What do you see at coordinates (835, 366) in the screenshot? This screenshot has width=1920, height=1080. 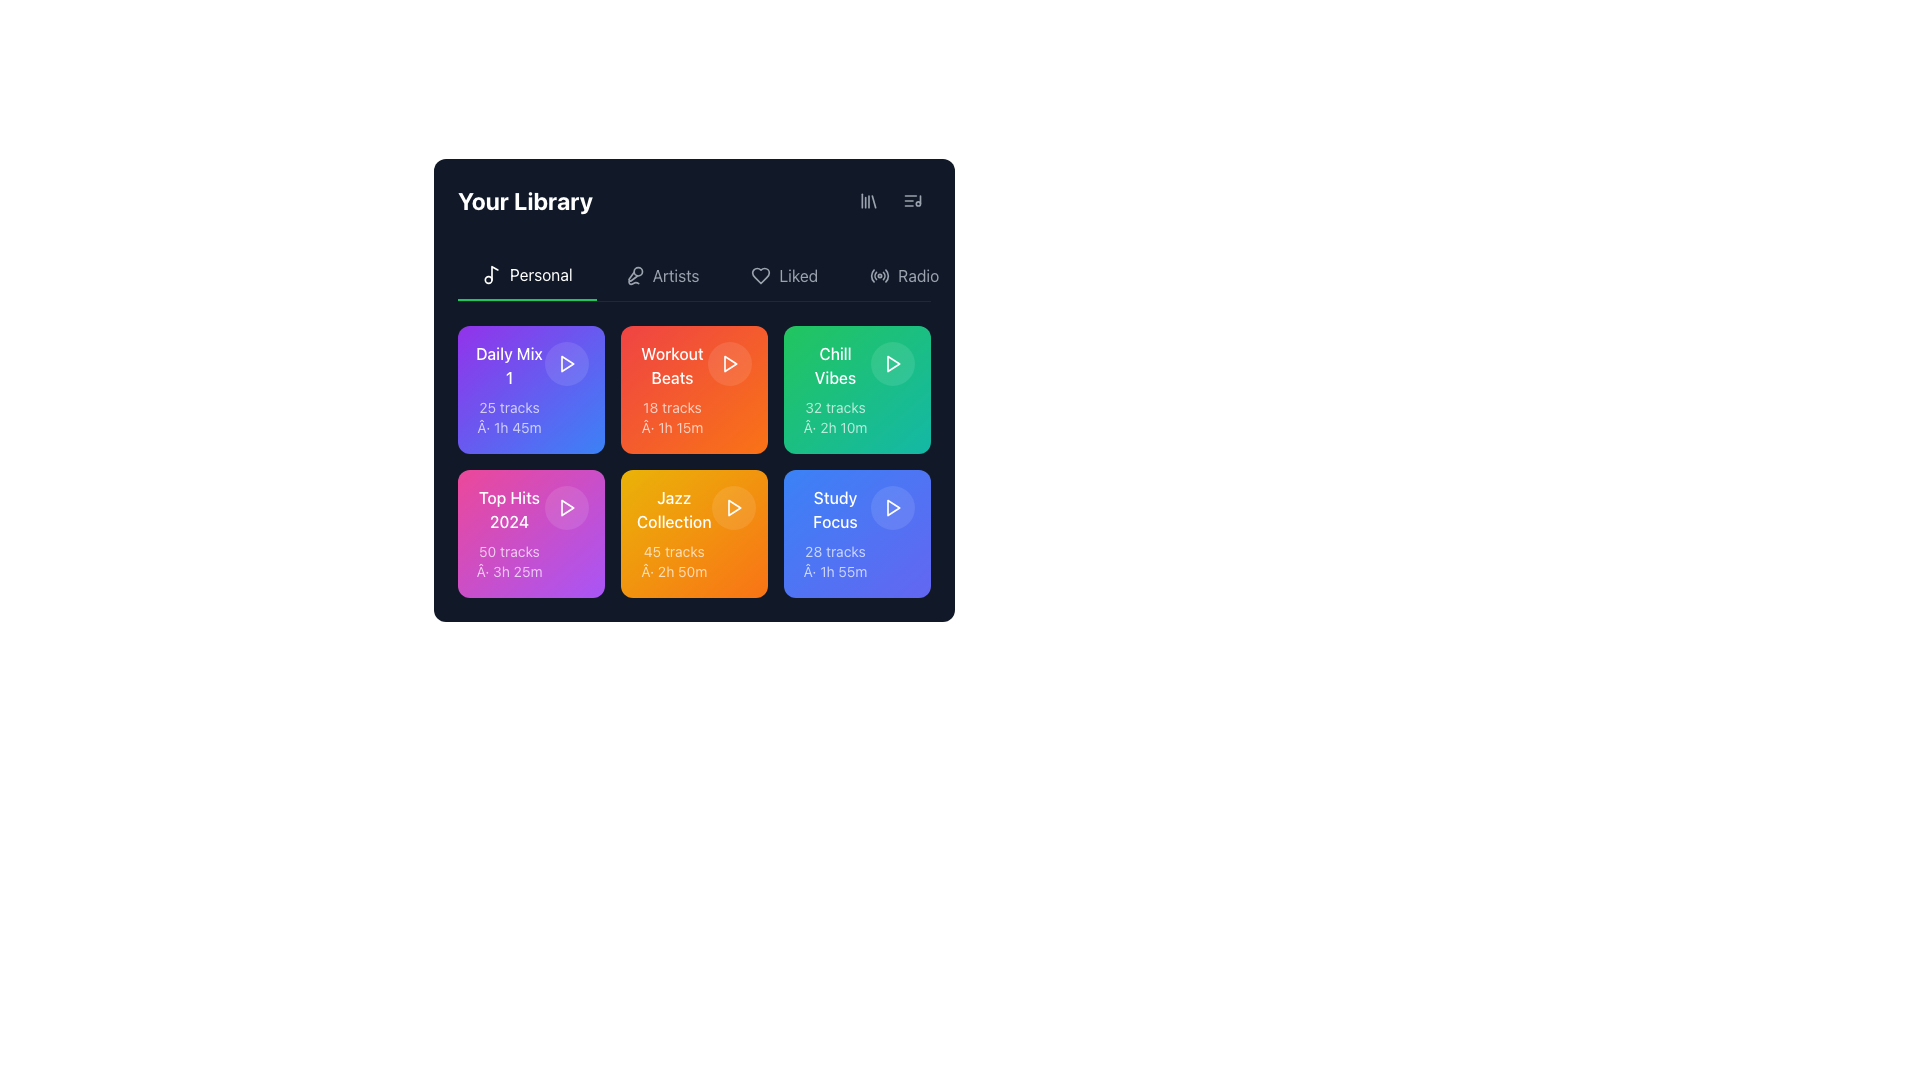 I see `the Text Label that serves as a title for the playlist displayed in the green tile, located in the first row and third column of the grid layout in the 'Your Library' section` at bounding box center [835, 366].